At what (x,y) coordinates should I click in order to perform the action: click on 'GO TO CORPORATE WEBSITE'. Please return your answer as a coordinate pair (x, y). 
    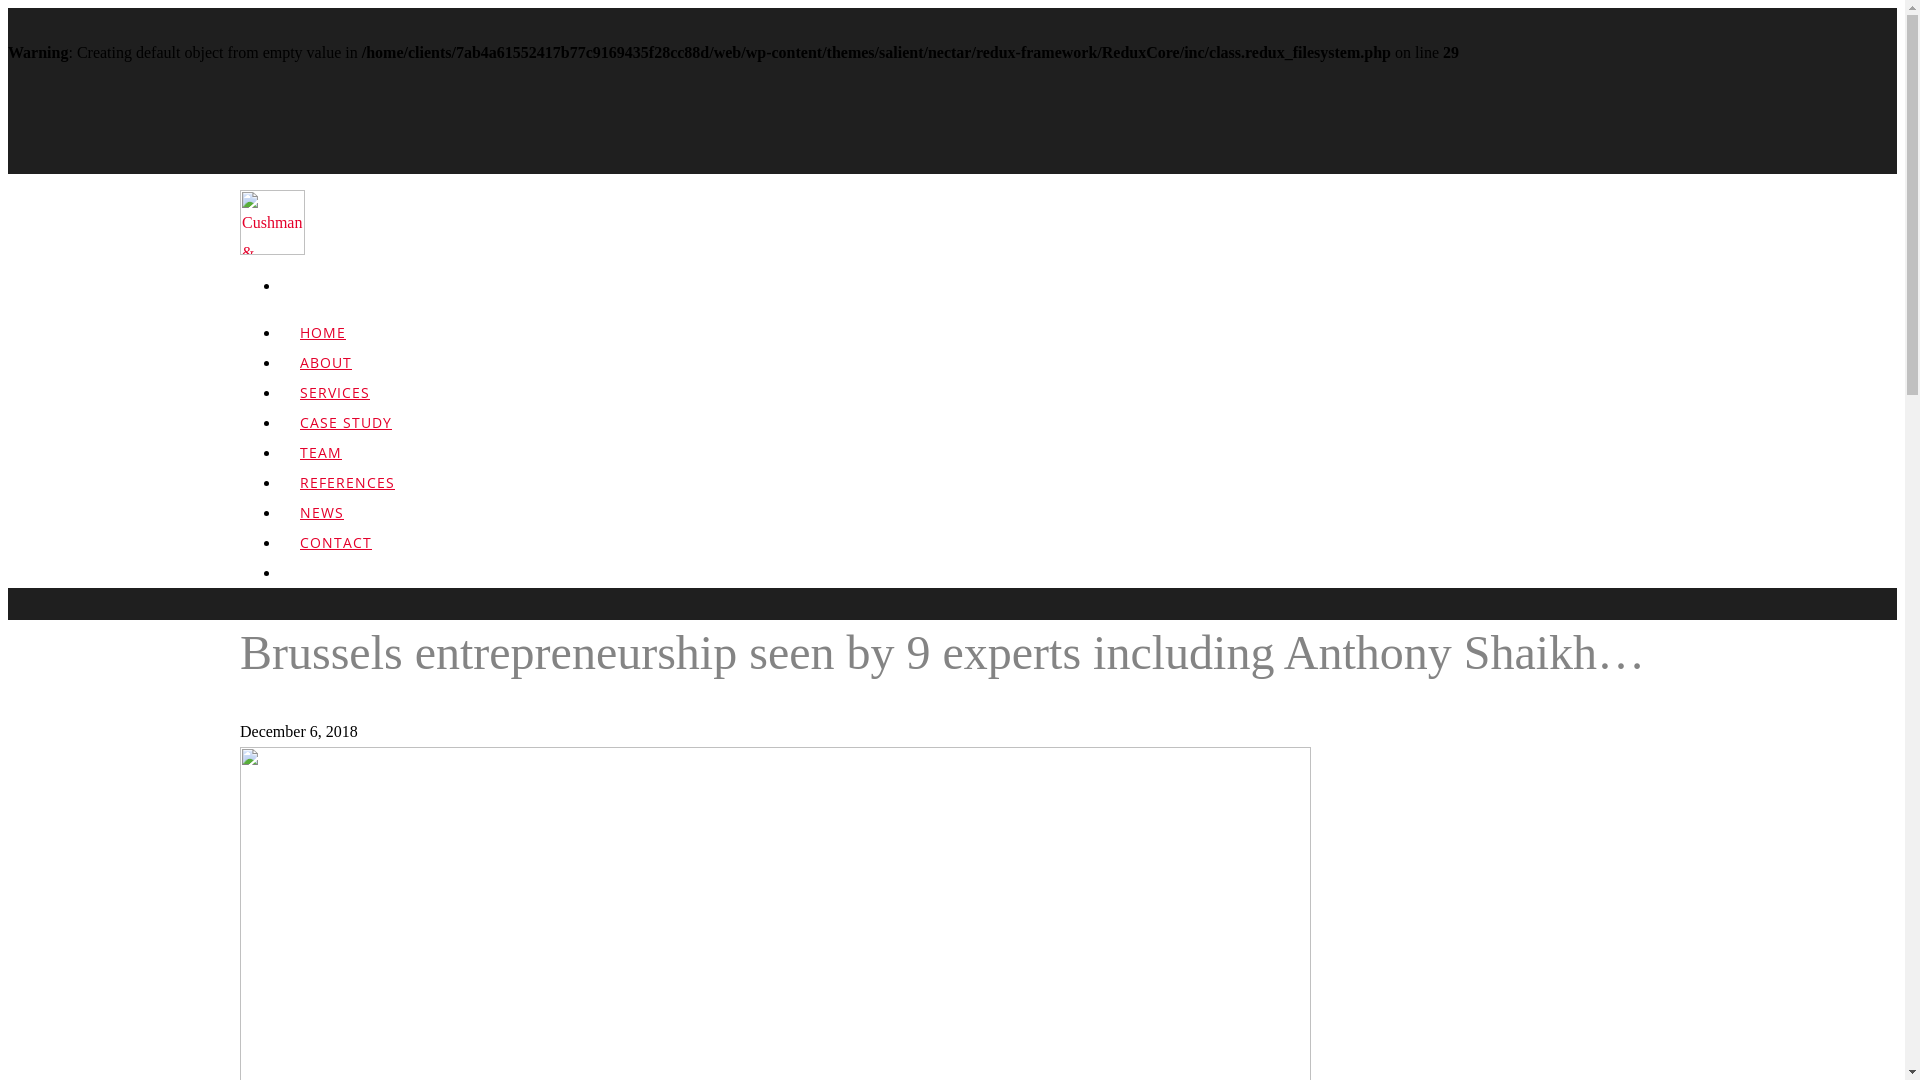
    Looking at the image, I should click on (1716, 1029).